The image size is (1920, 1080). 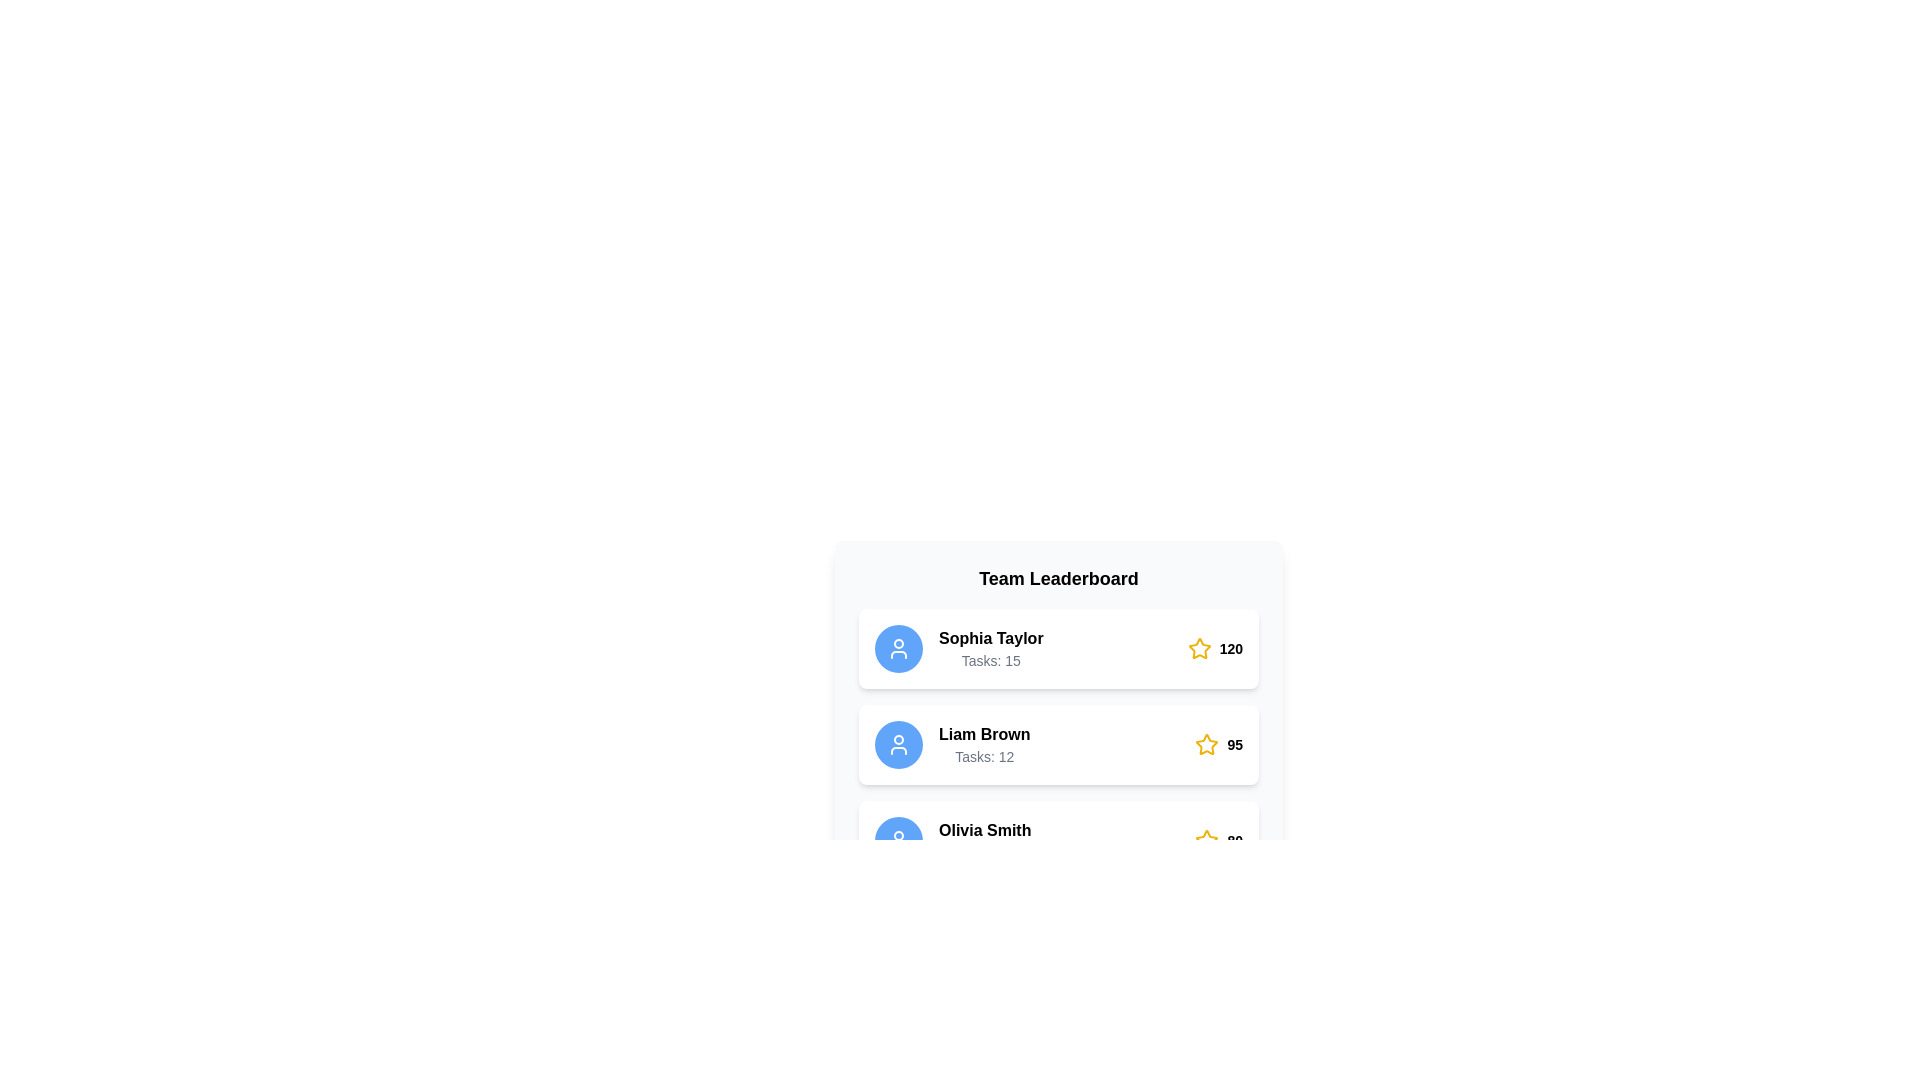 What do you see at coordinates (1058, 722) in the screenshot?
I see `the leaderboard entry card for user 'Liam Brown' which displays their task count of '12' and score of '95'. This card is the second in the list of leaderboard entries within the 'Team Leaderboard' section` at bounding box center [1058, 722].